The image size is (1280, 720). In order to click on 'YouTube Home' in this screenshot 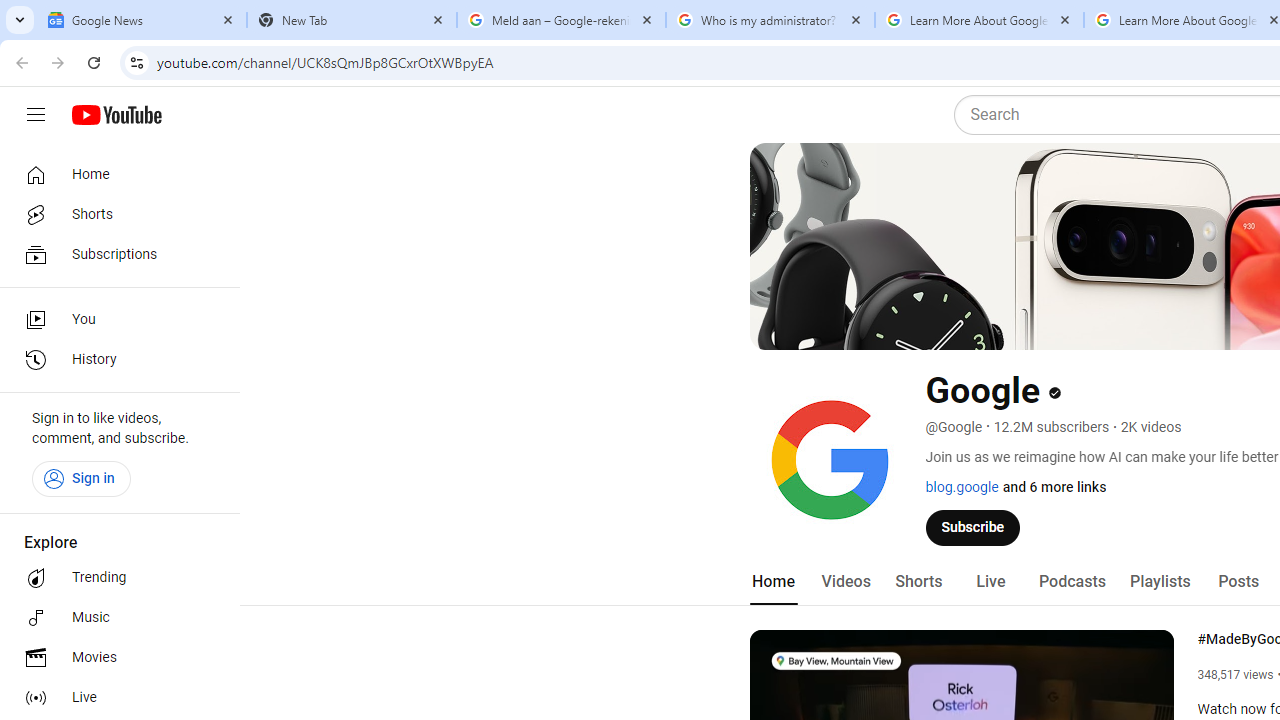, I will do `click(115, 115)`.